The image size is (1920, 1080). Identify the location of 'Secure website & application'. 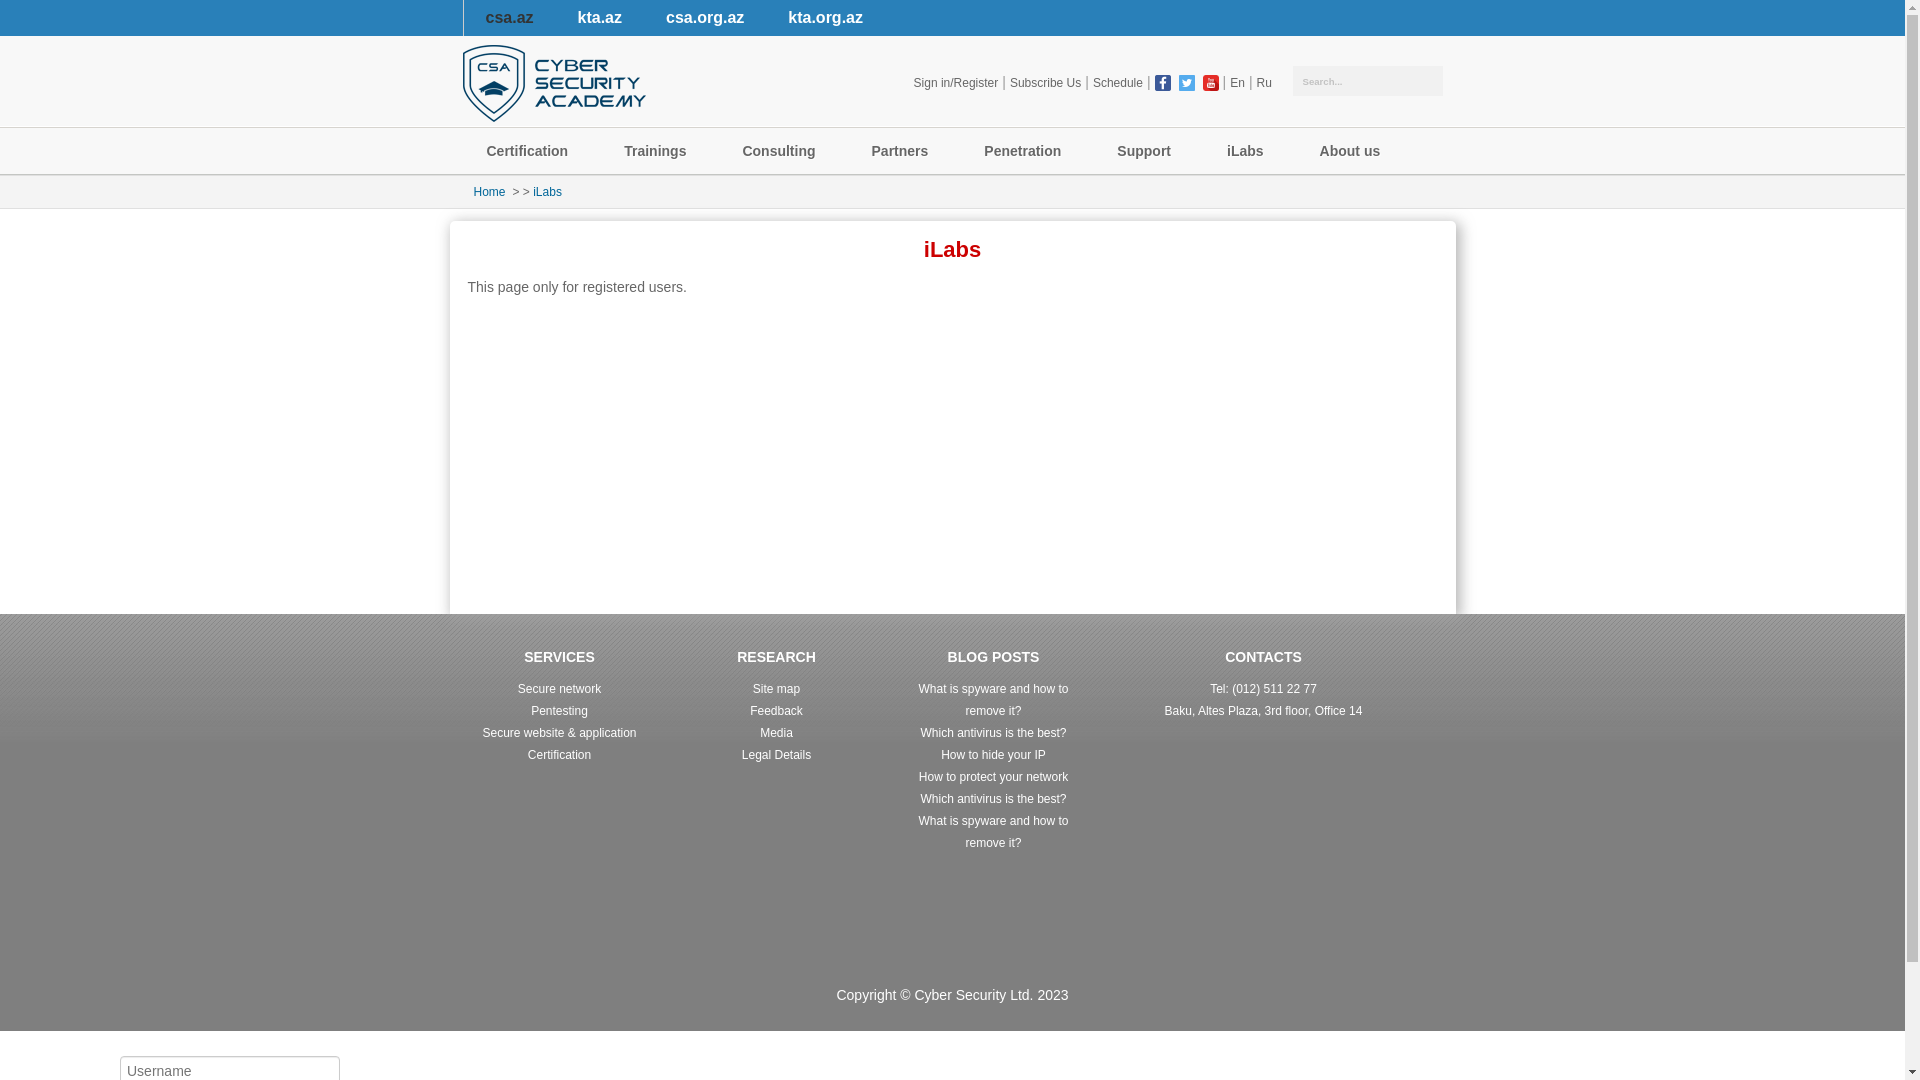
(558, 732).